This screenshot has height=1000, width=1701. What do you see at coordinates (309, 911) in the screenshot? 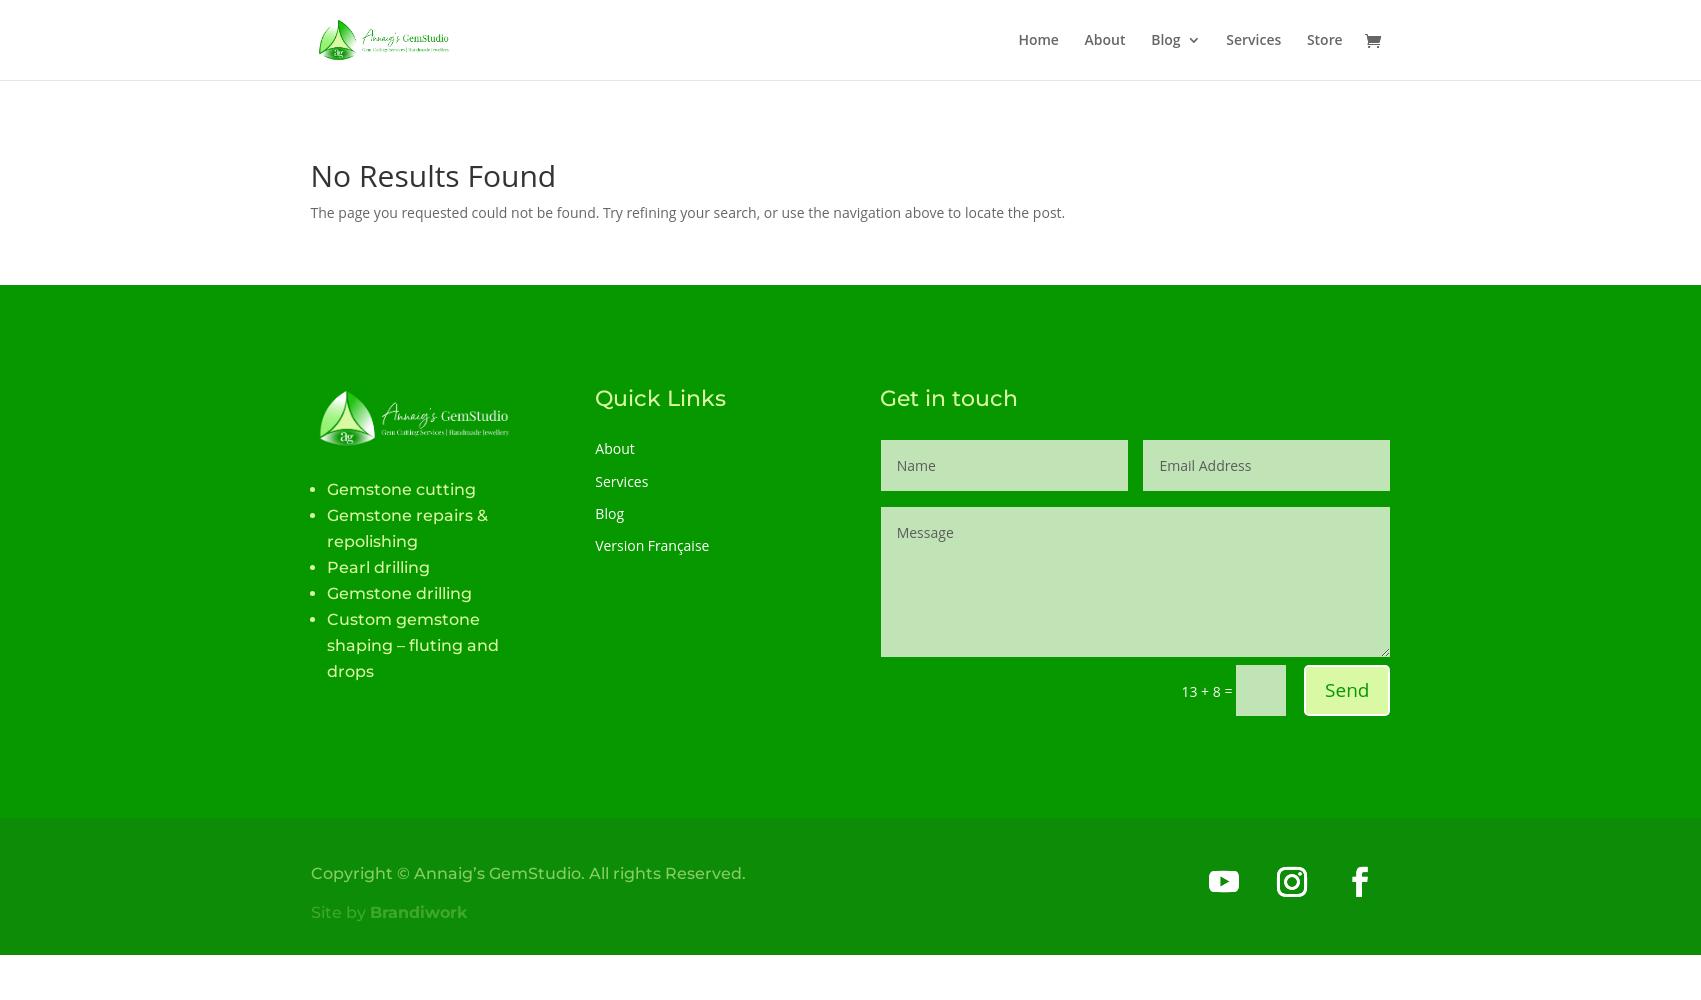
I see `'Site by'` at bounding box center [309, 911].